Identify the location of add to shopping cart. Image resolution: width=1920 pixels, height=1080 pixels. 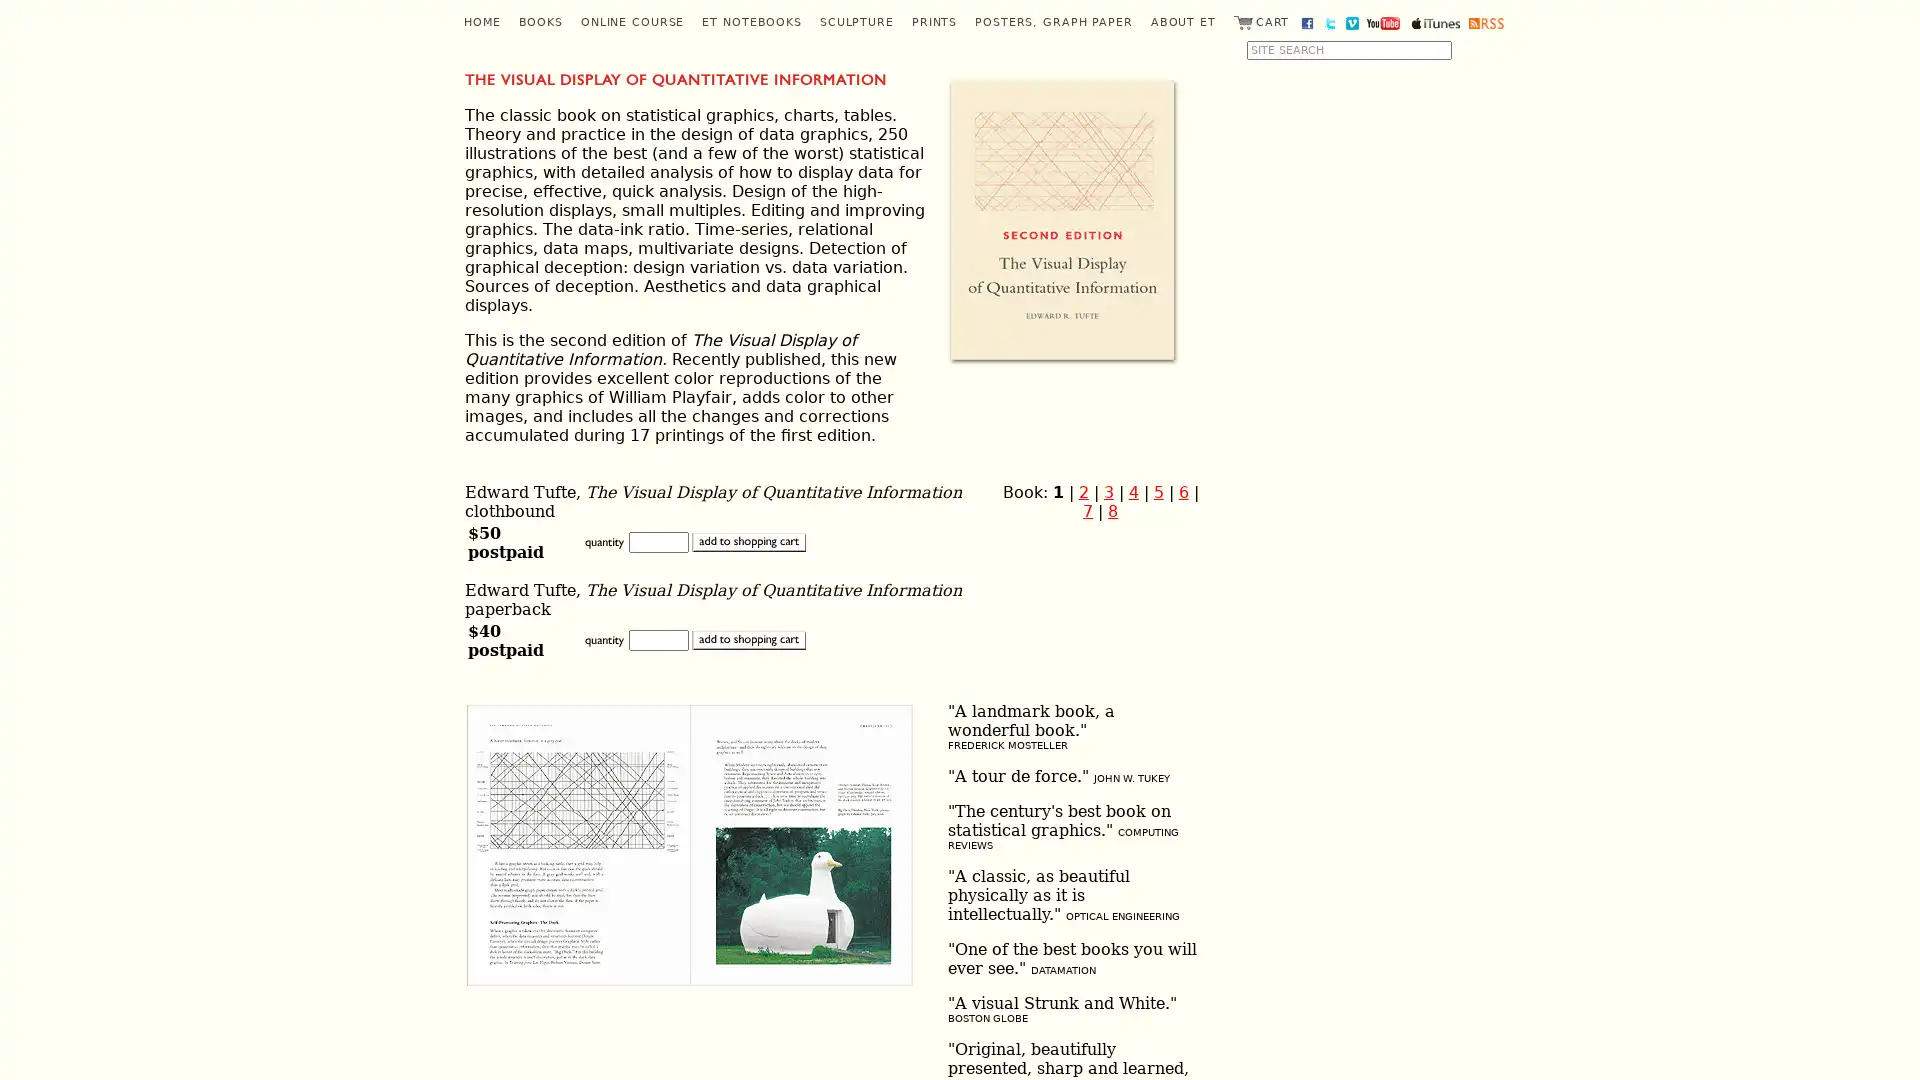
(747, 542).